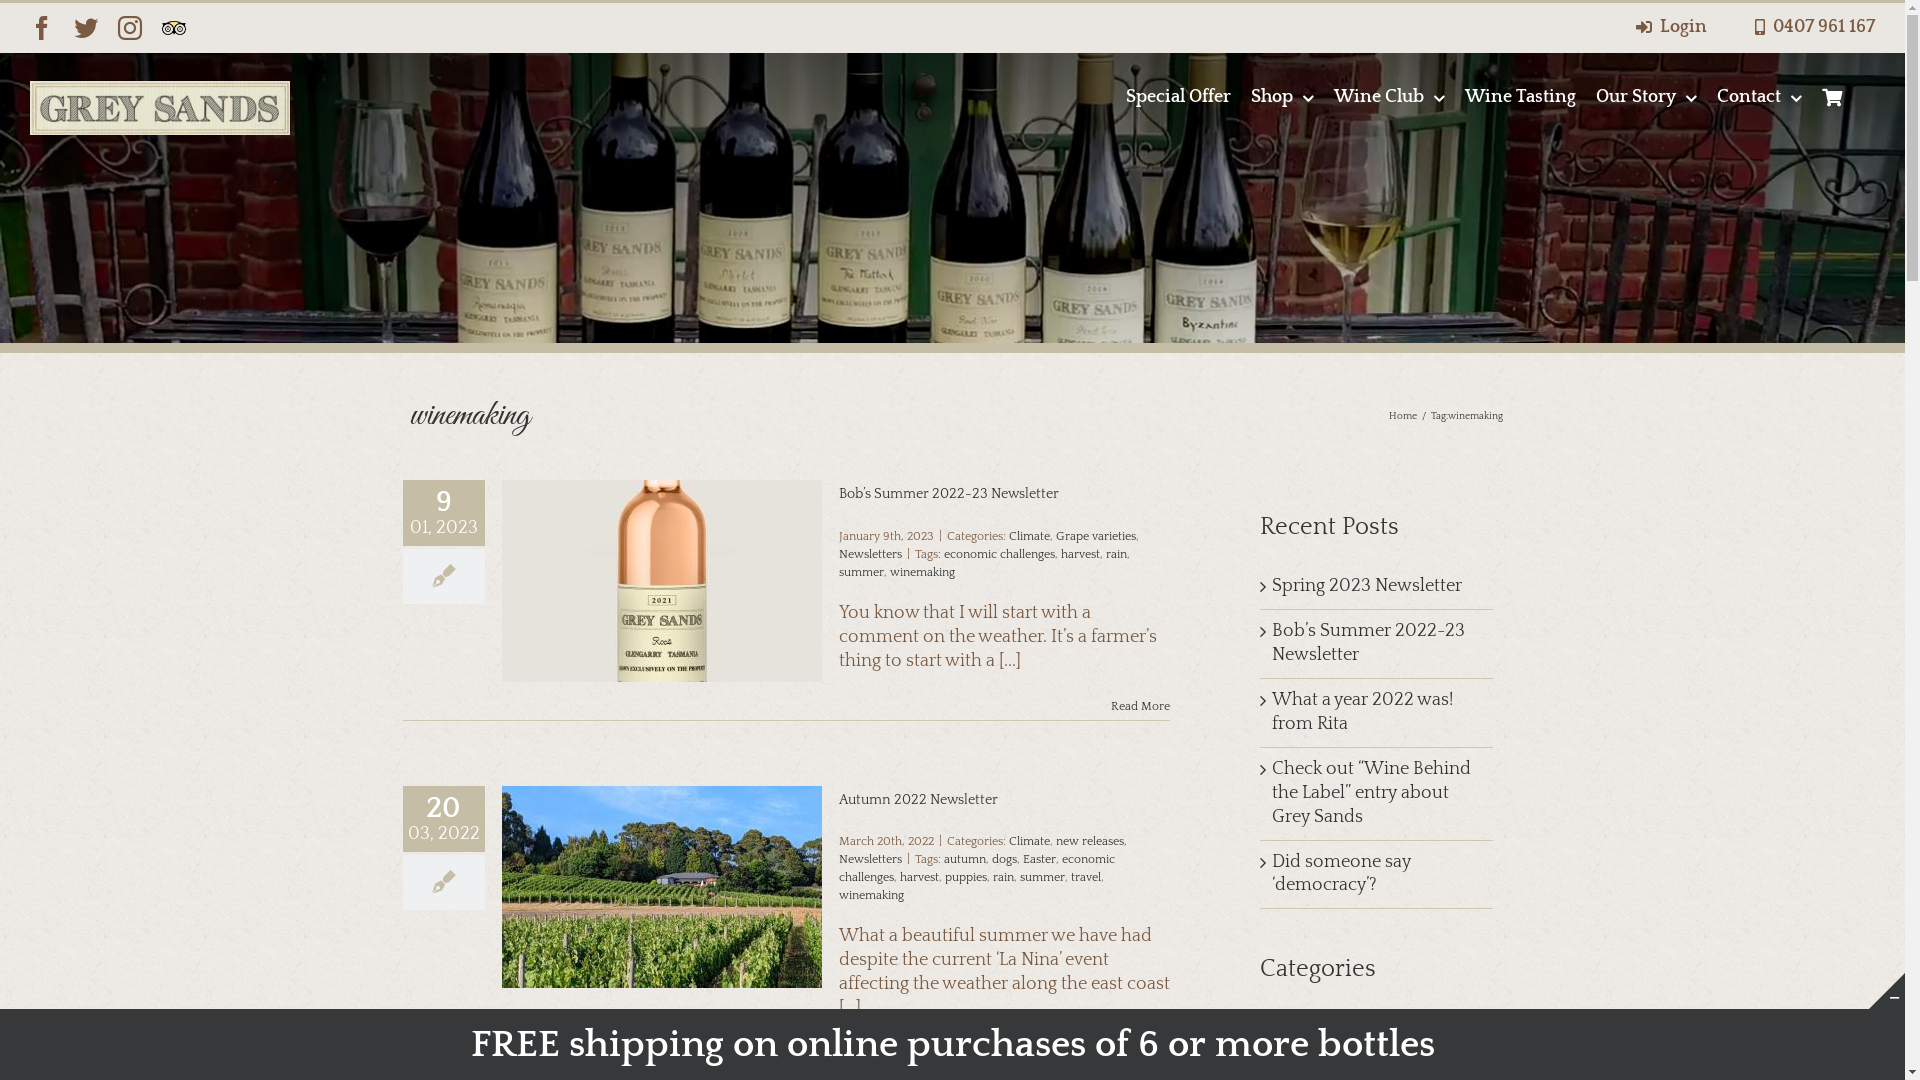 The height and width of the screenshot is (1080, 1920). What do you see at coordinates (869, 858) in the screenshot?
I see `'Newsletters'` at bounding box center [869, 858].